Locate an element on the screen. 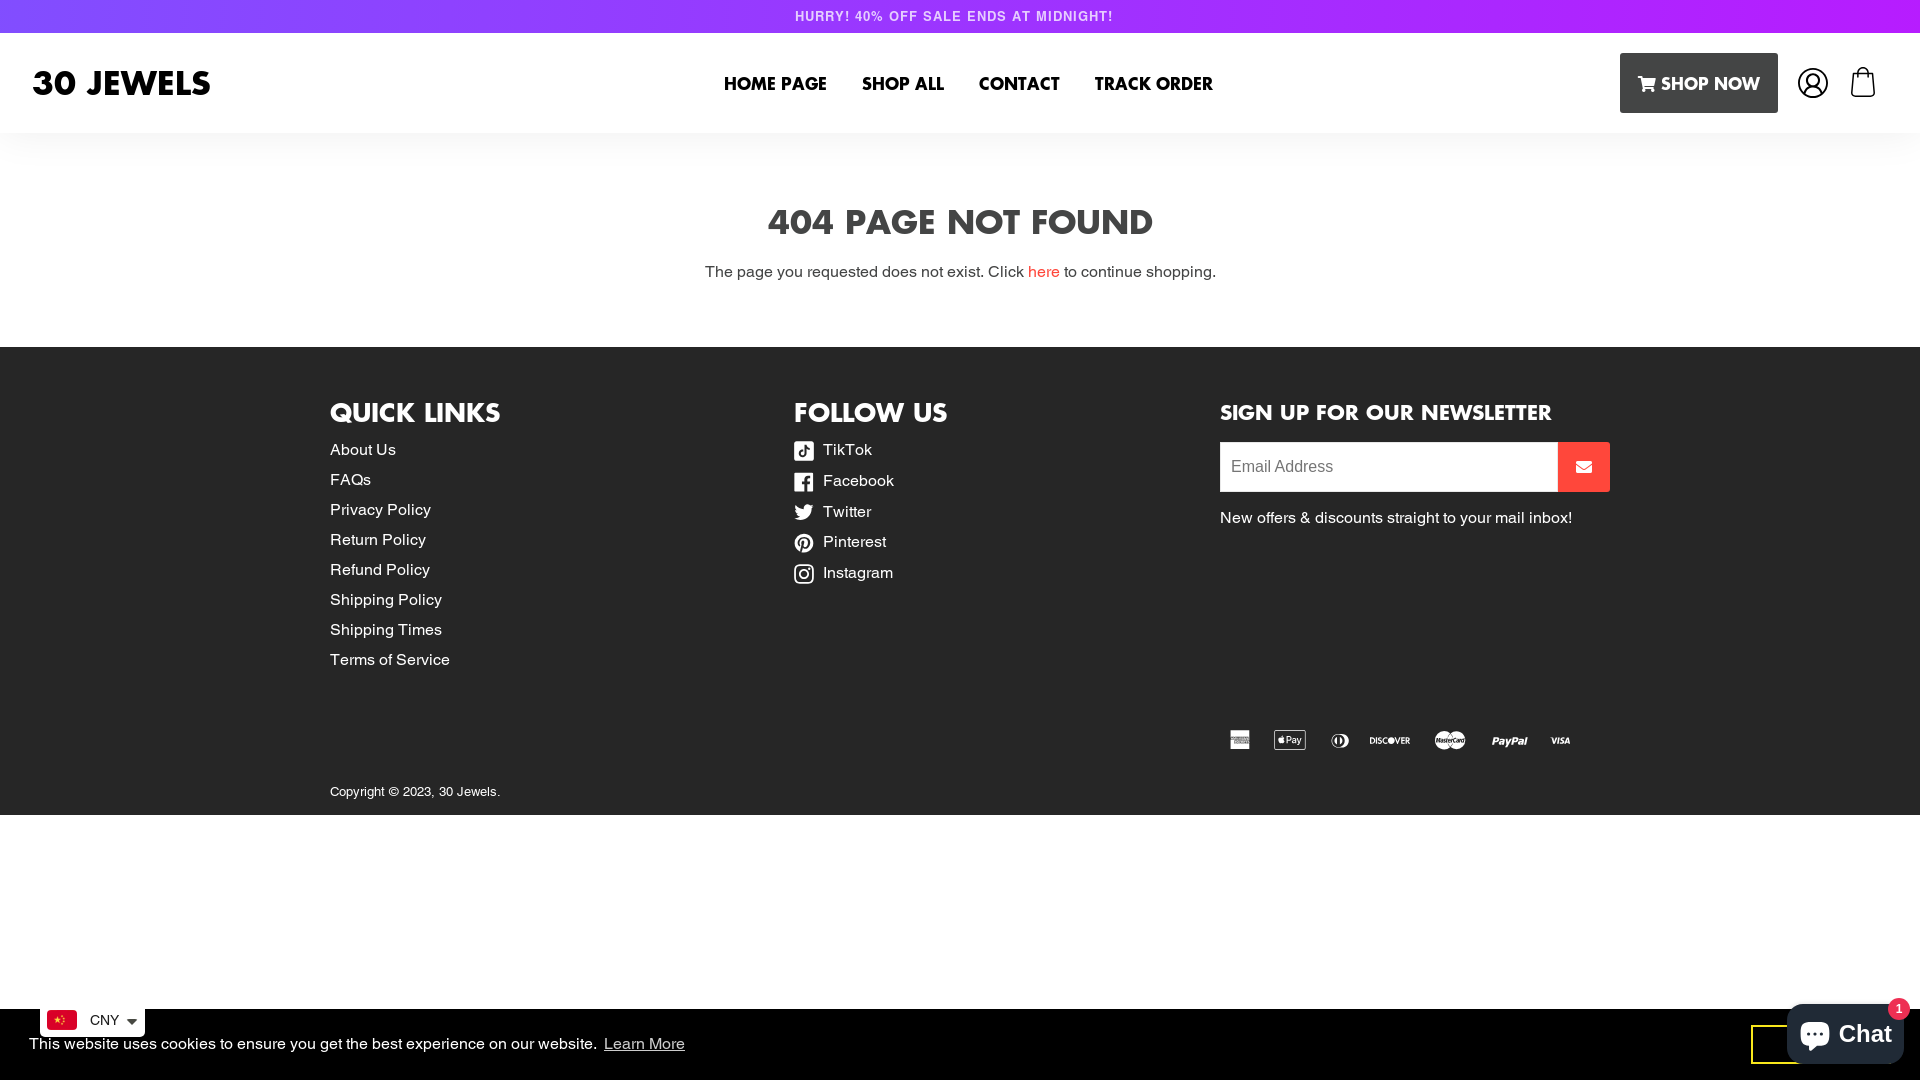  'Got it!' is located at coordinates (1820, 1043).